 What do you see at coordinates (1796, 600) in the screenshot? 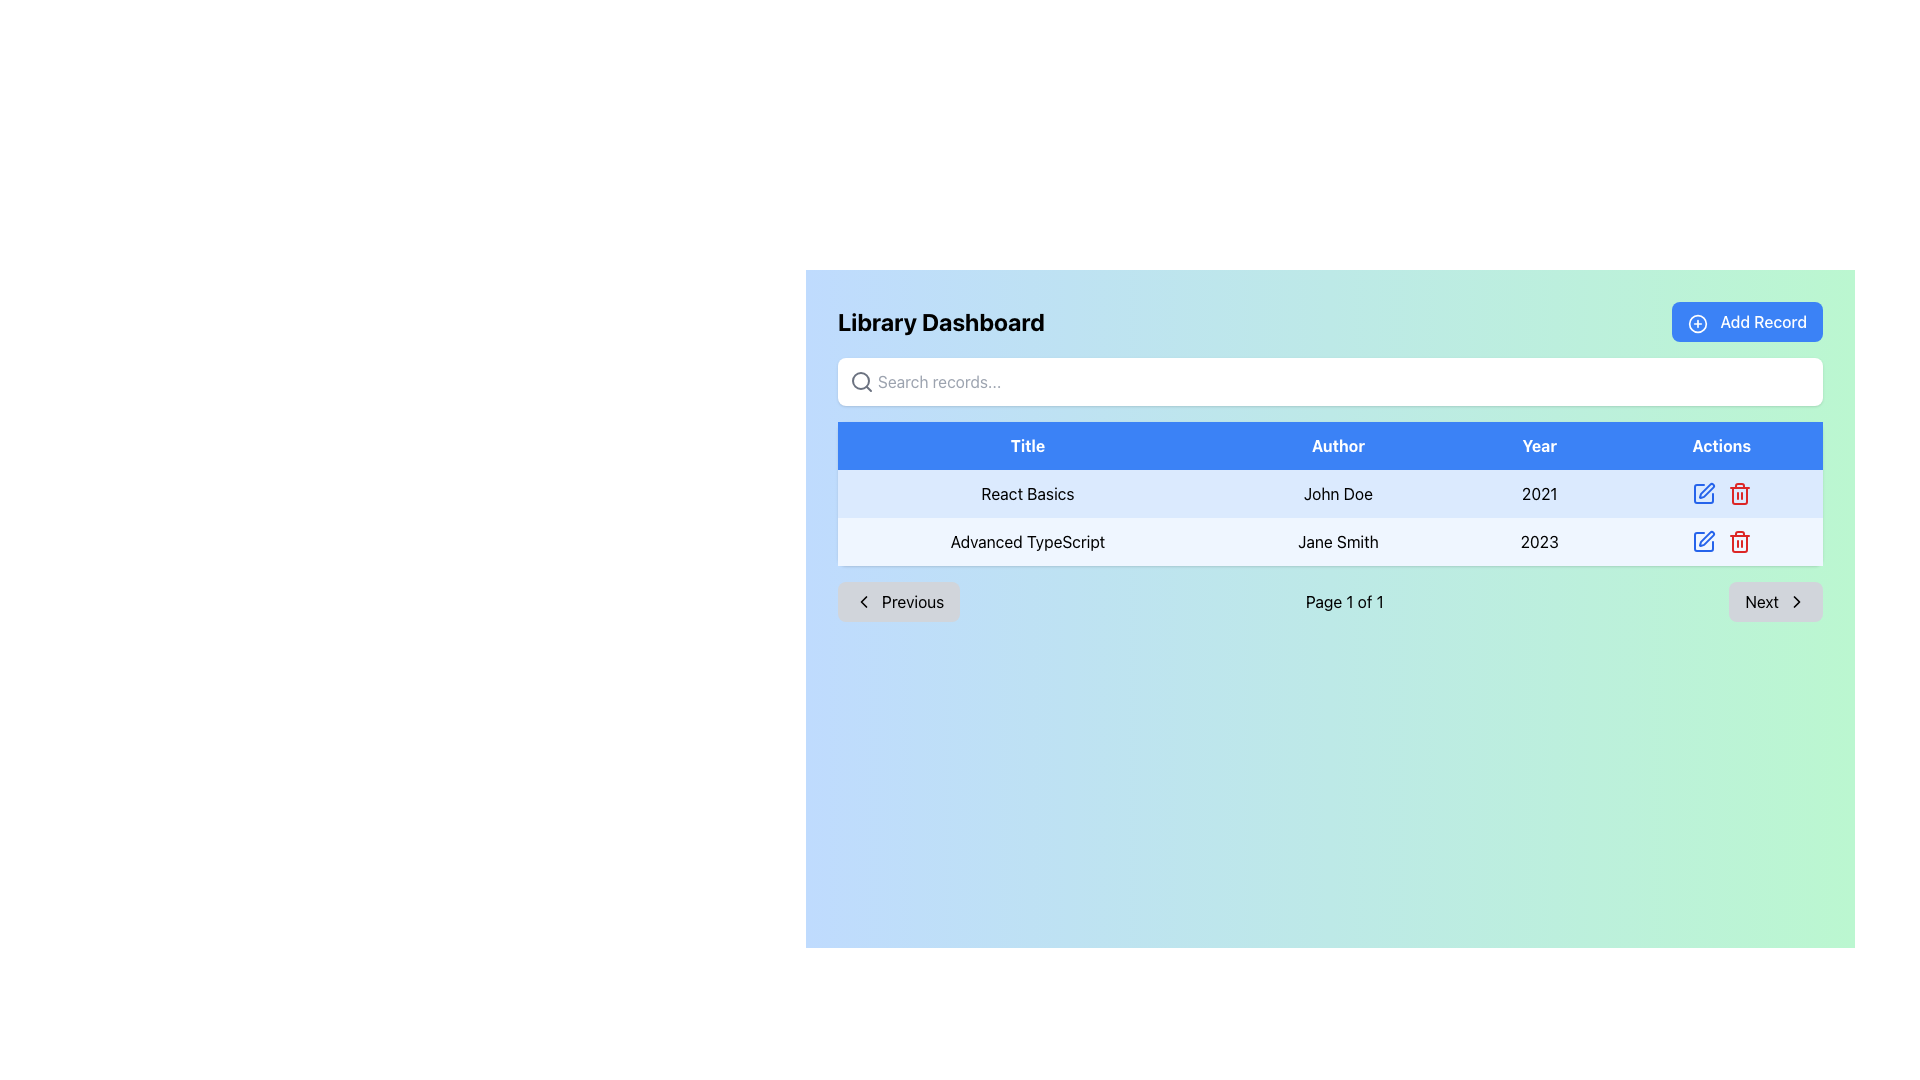
I see `the forward navigation arrow icon located at the bottom right of the 'Next' button` at bounding box center [1796, 600].